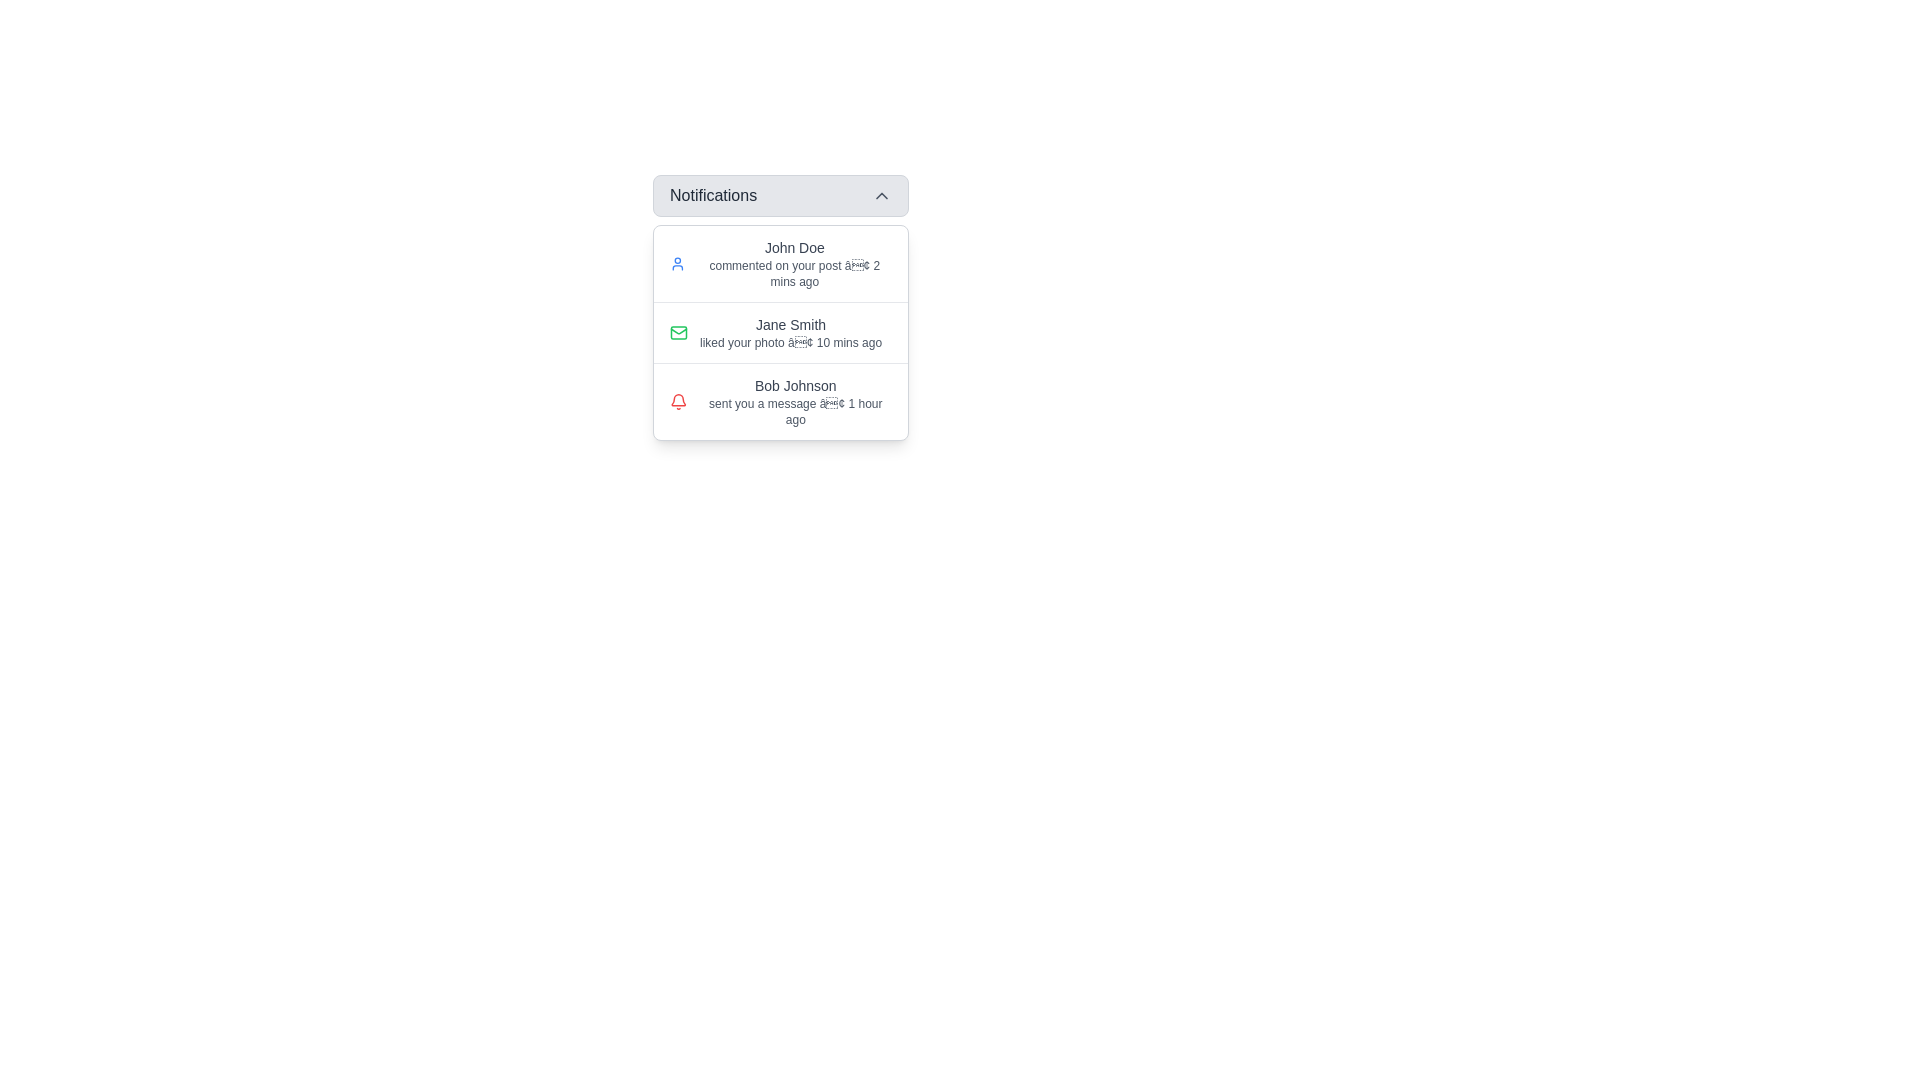 The height and width of the screenshot is (1080, 1920). Describe the element at coordinates (677, 262) in the screenshot. I see `the blue user profile icon that represents a humanoid figure, located to the left of the notification text 'John Doe commented on your post • 2 mins ago.'` at that location.